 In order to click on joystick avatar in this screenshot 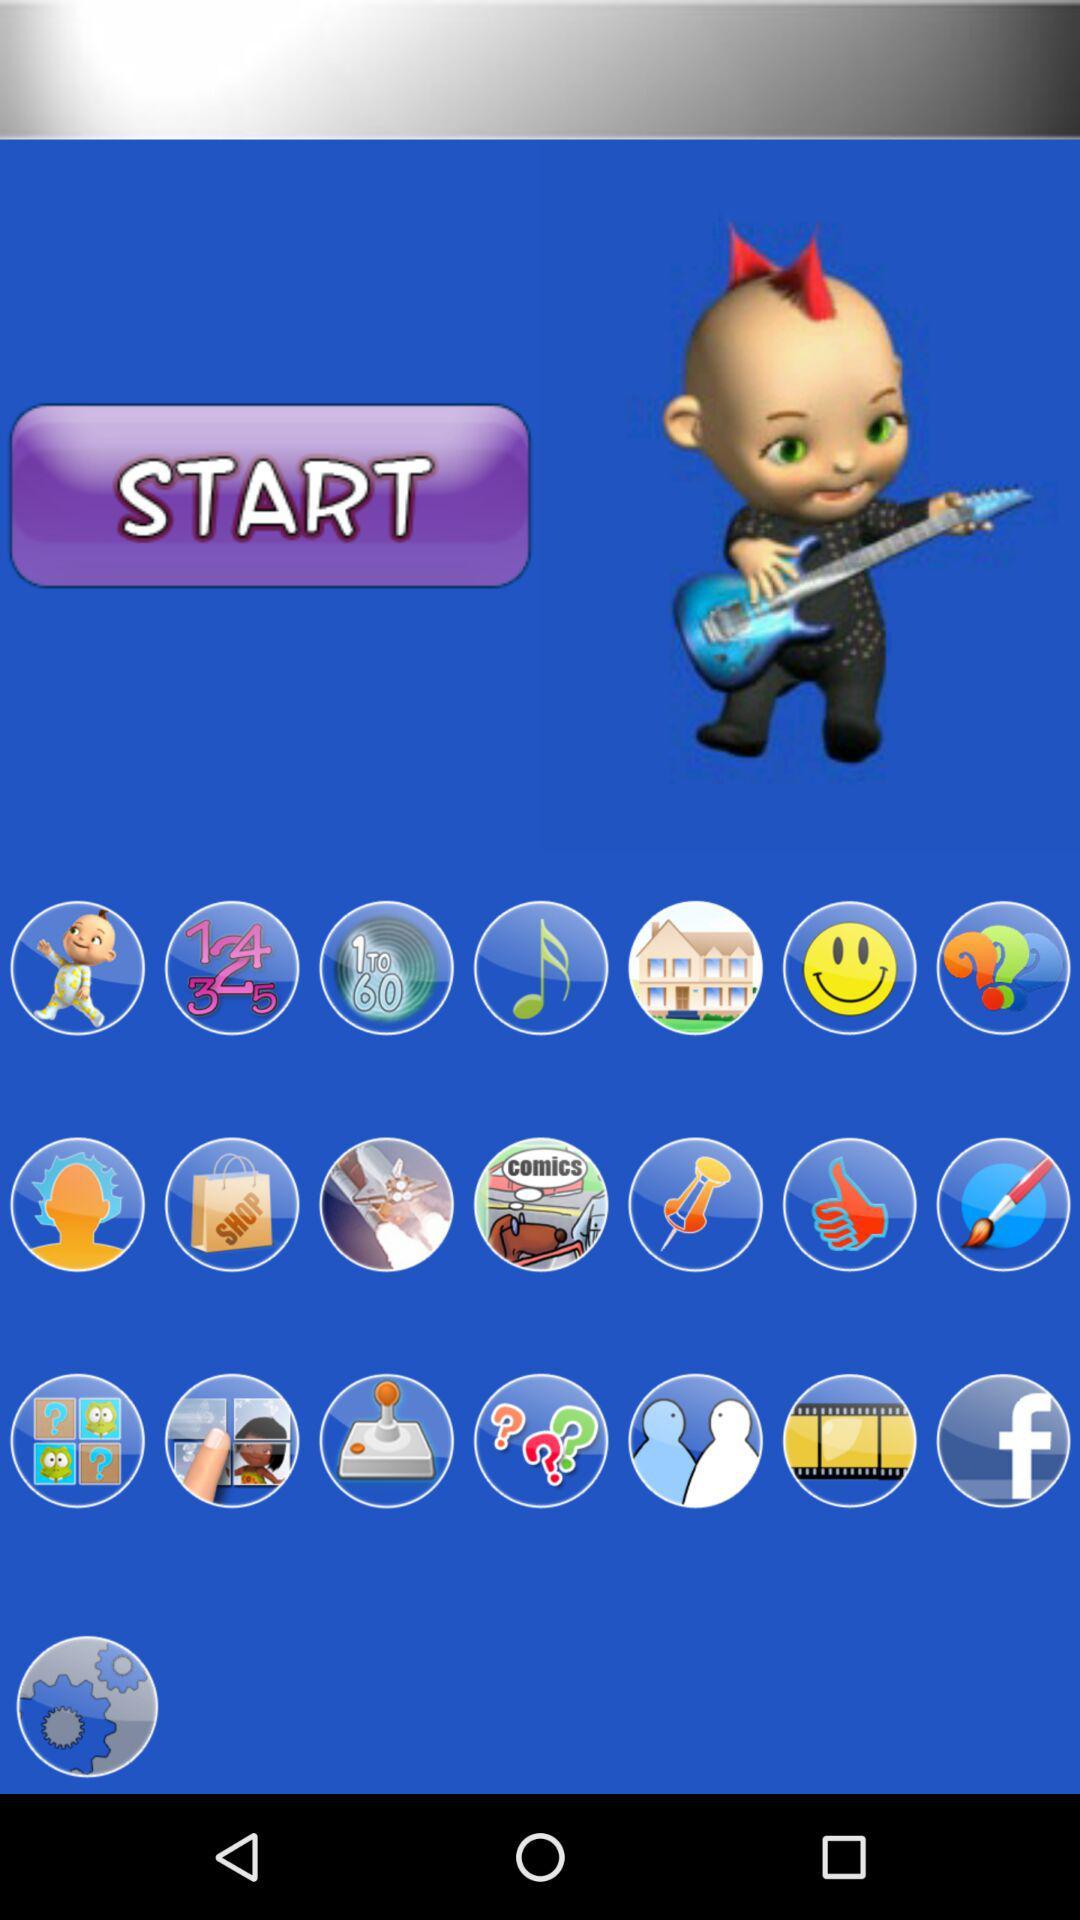, I will do `click(386, 1441)`.